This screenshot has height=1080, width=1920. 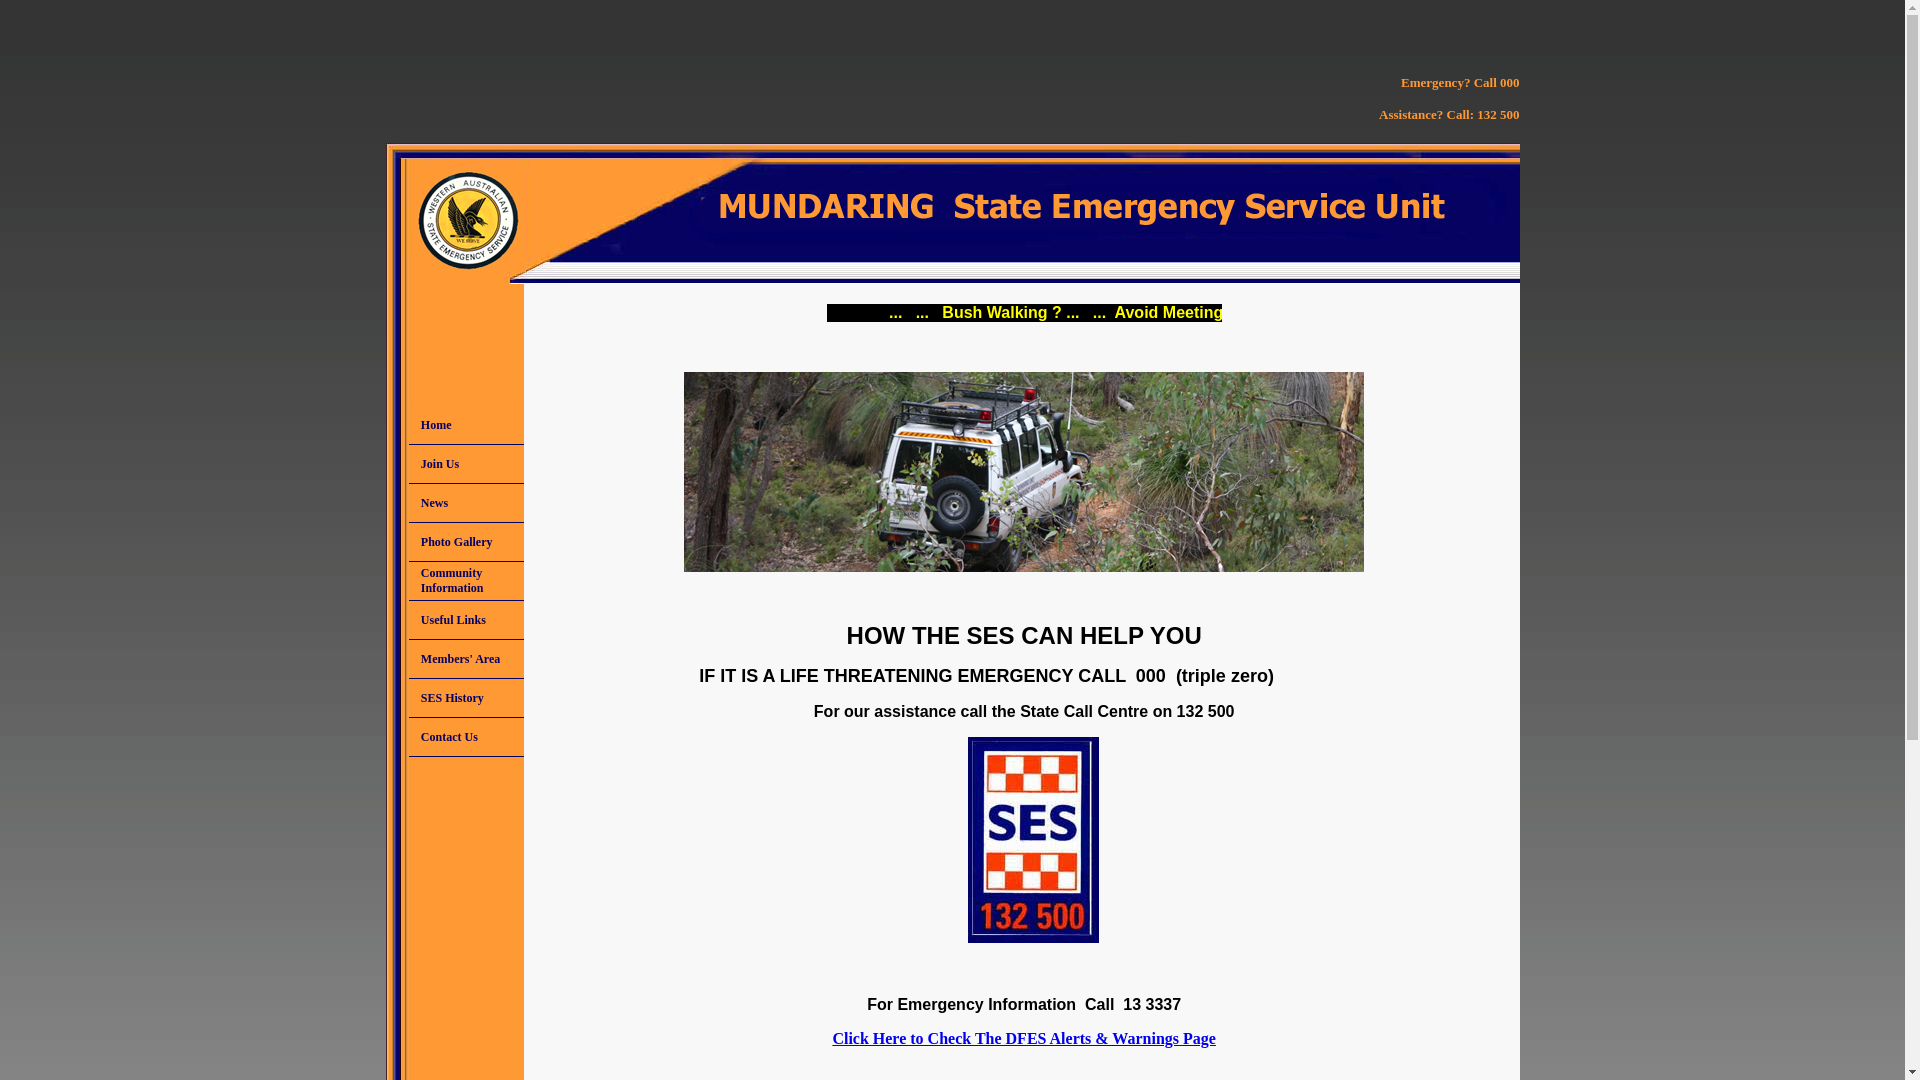 What do you see at coordinates (1023, 1037) in the screenshot?
I see `'Click Here to Check The DFES Alerts & Warnings Page'` at bounding box center [1023, 1037].